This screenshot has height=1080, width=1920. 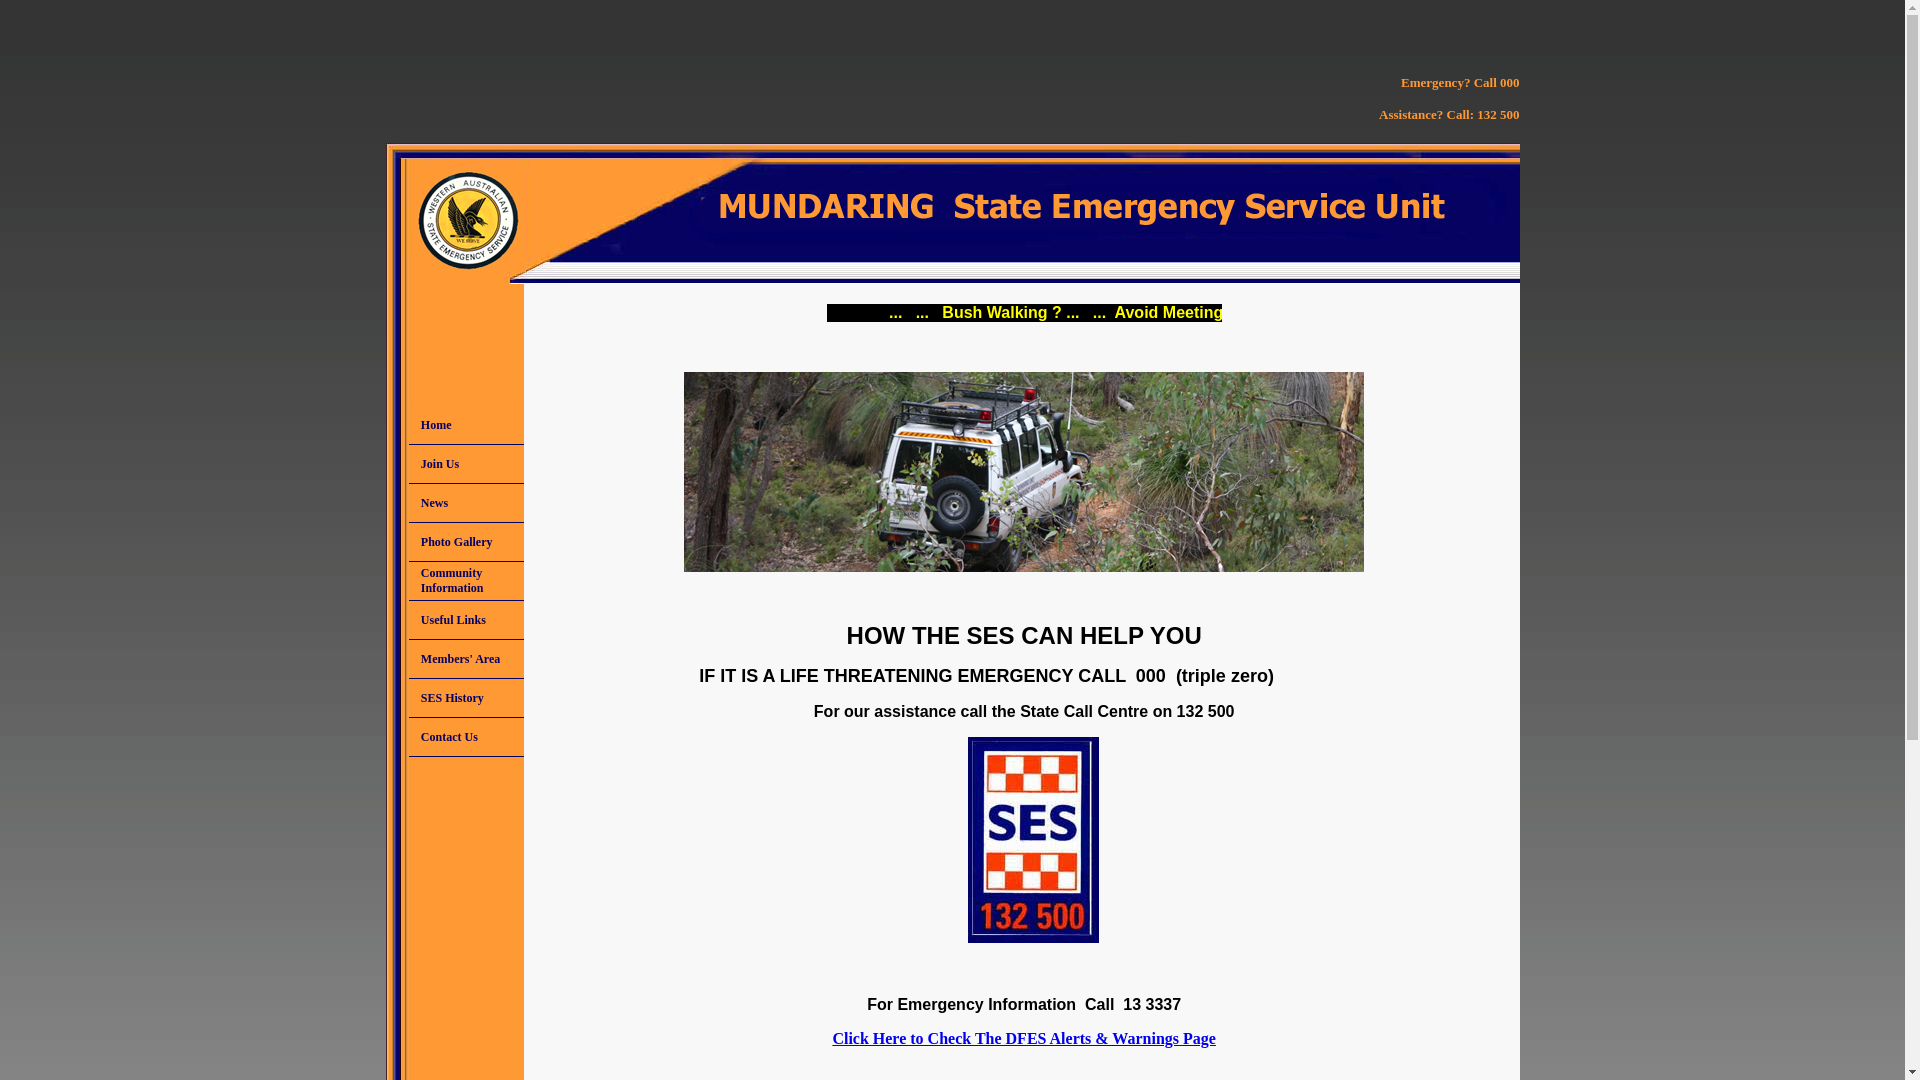 What do you see at coordinates (1023, 1037) in the screenshot?
I see `'Click Here to Check The DFES Alerts & Warnings Page'` at bounding box center [1023, 1037].